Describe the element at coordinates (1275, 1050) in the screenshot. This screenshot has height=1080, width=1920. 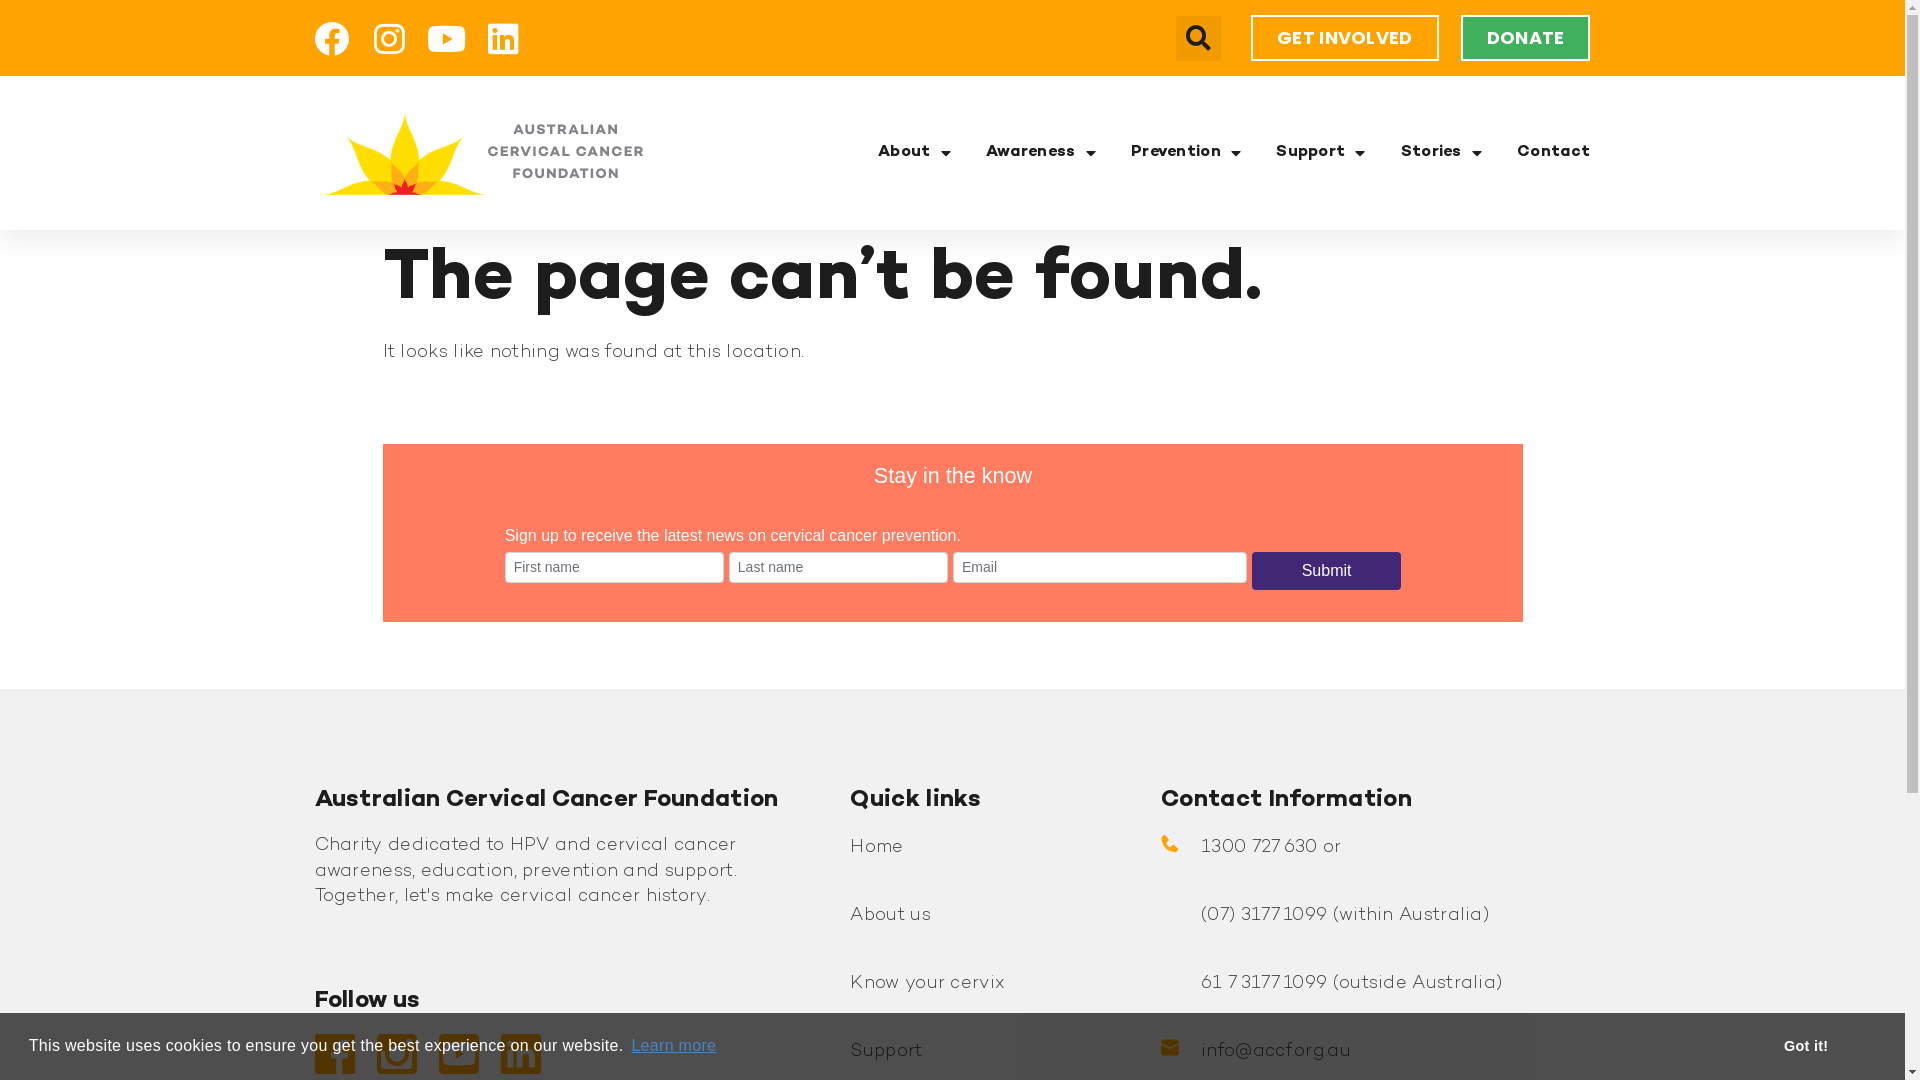
I see `'info@accf.org.au'` at that location.